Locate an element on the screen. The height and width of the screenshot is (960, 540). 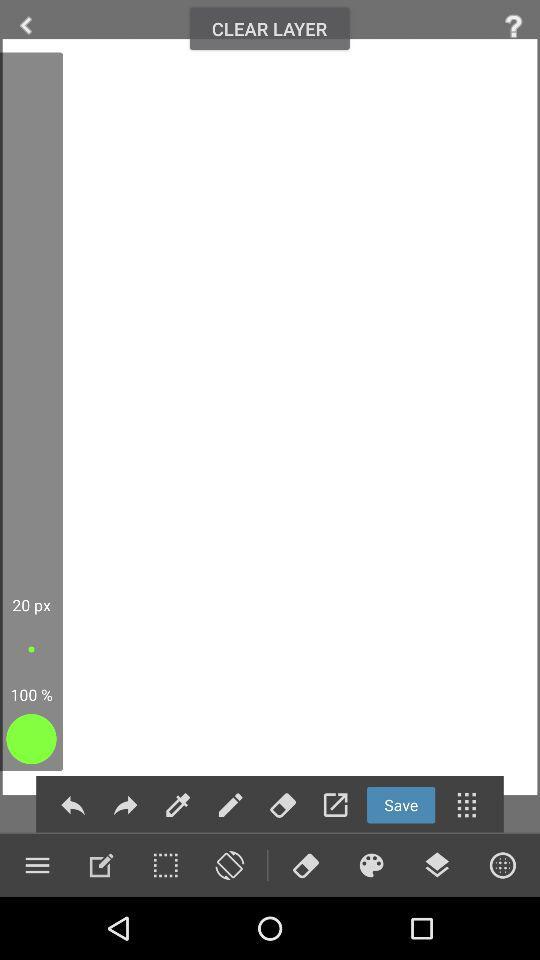
edit is located at coordinates (178, 805).